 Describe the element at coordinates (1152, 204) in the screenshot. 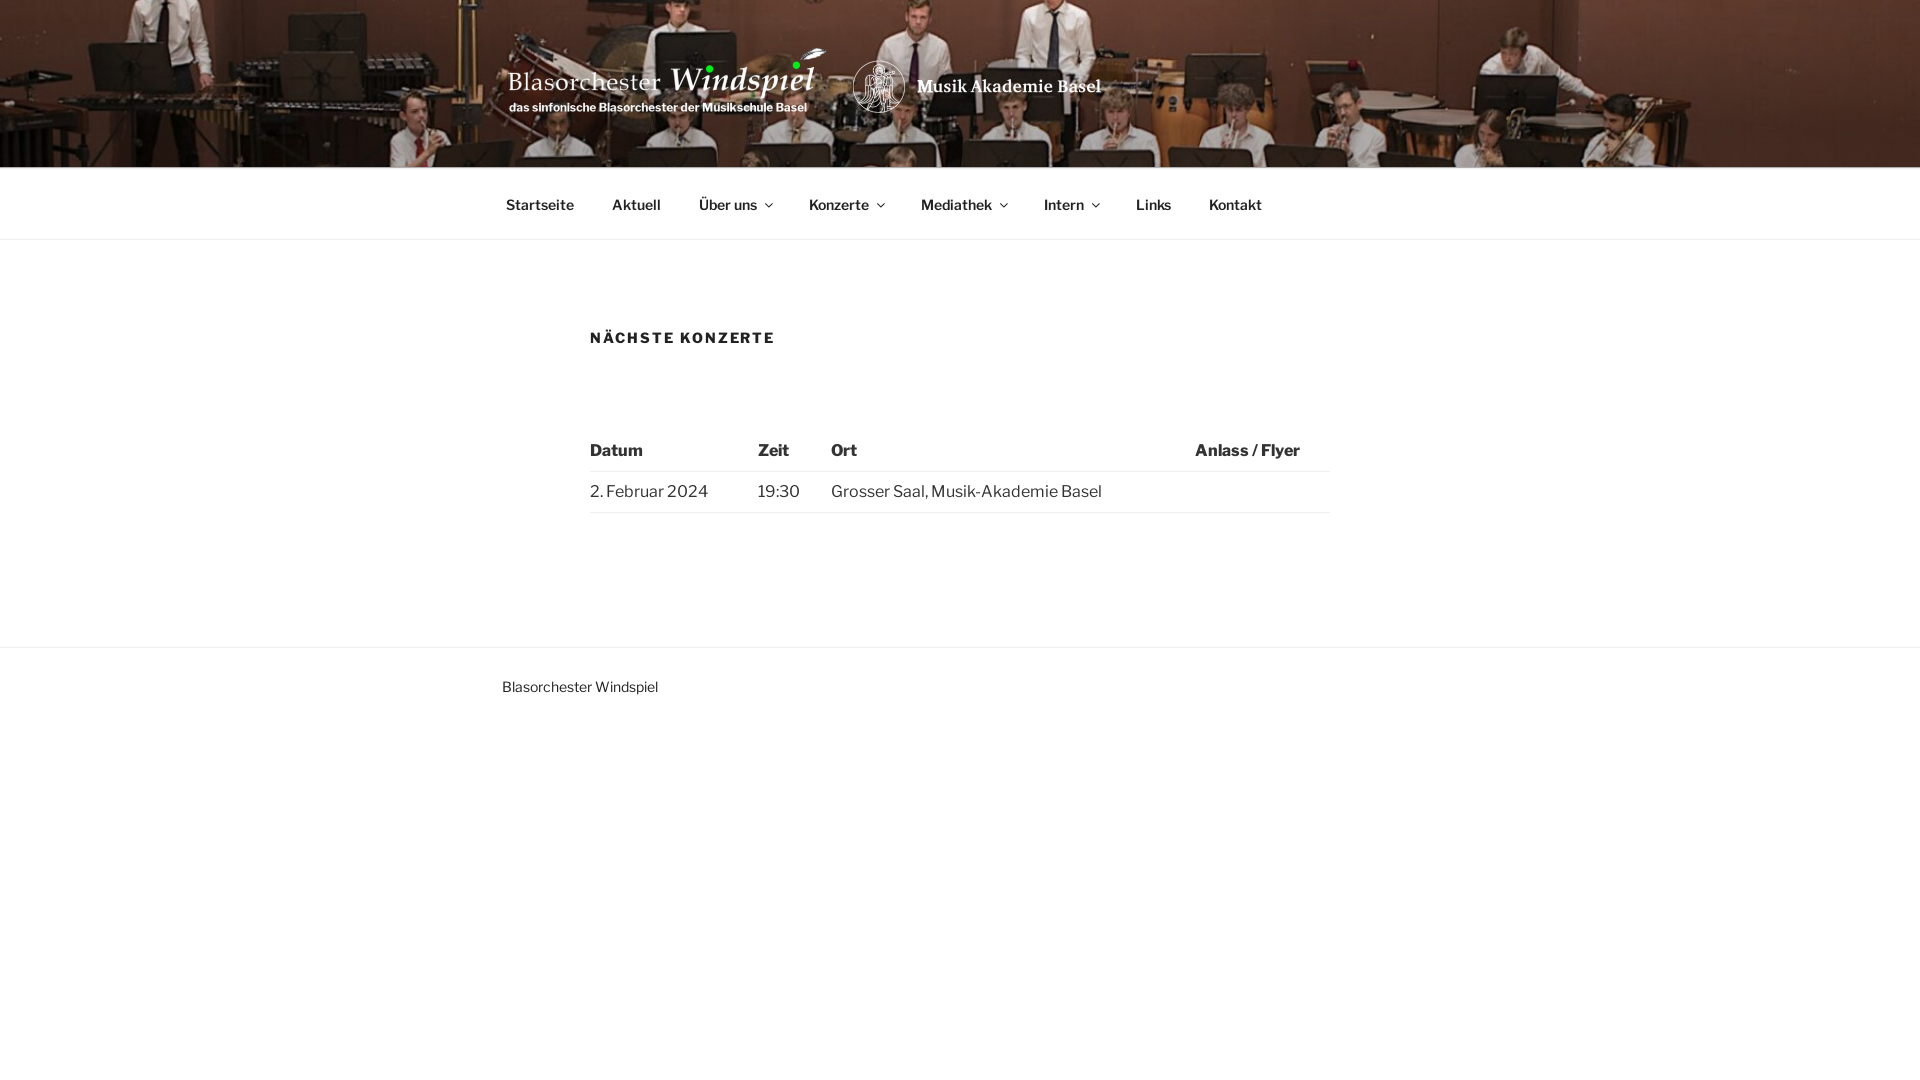

I see `'Links'` at that location.